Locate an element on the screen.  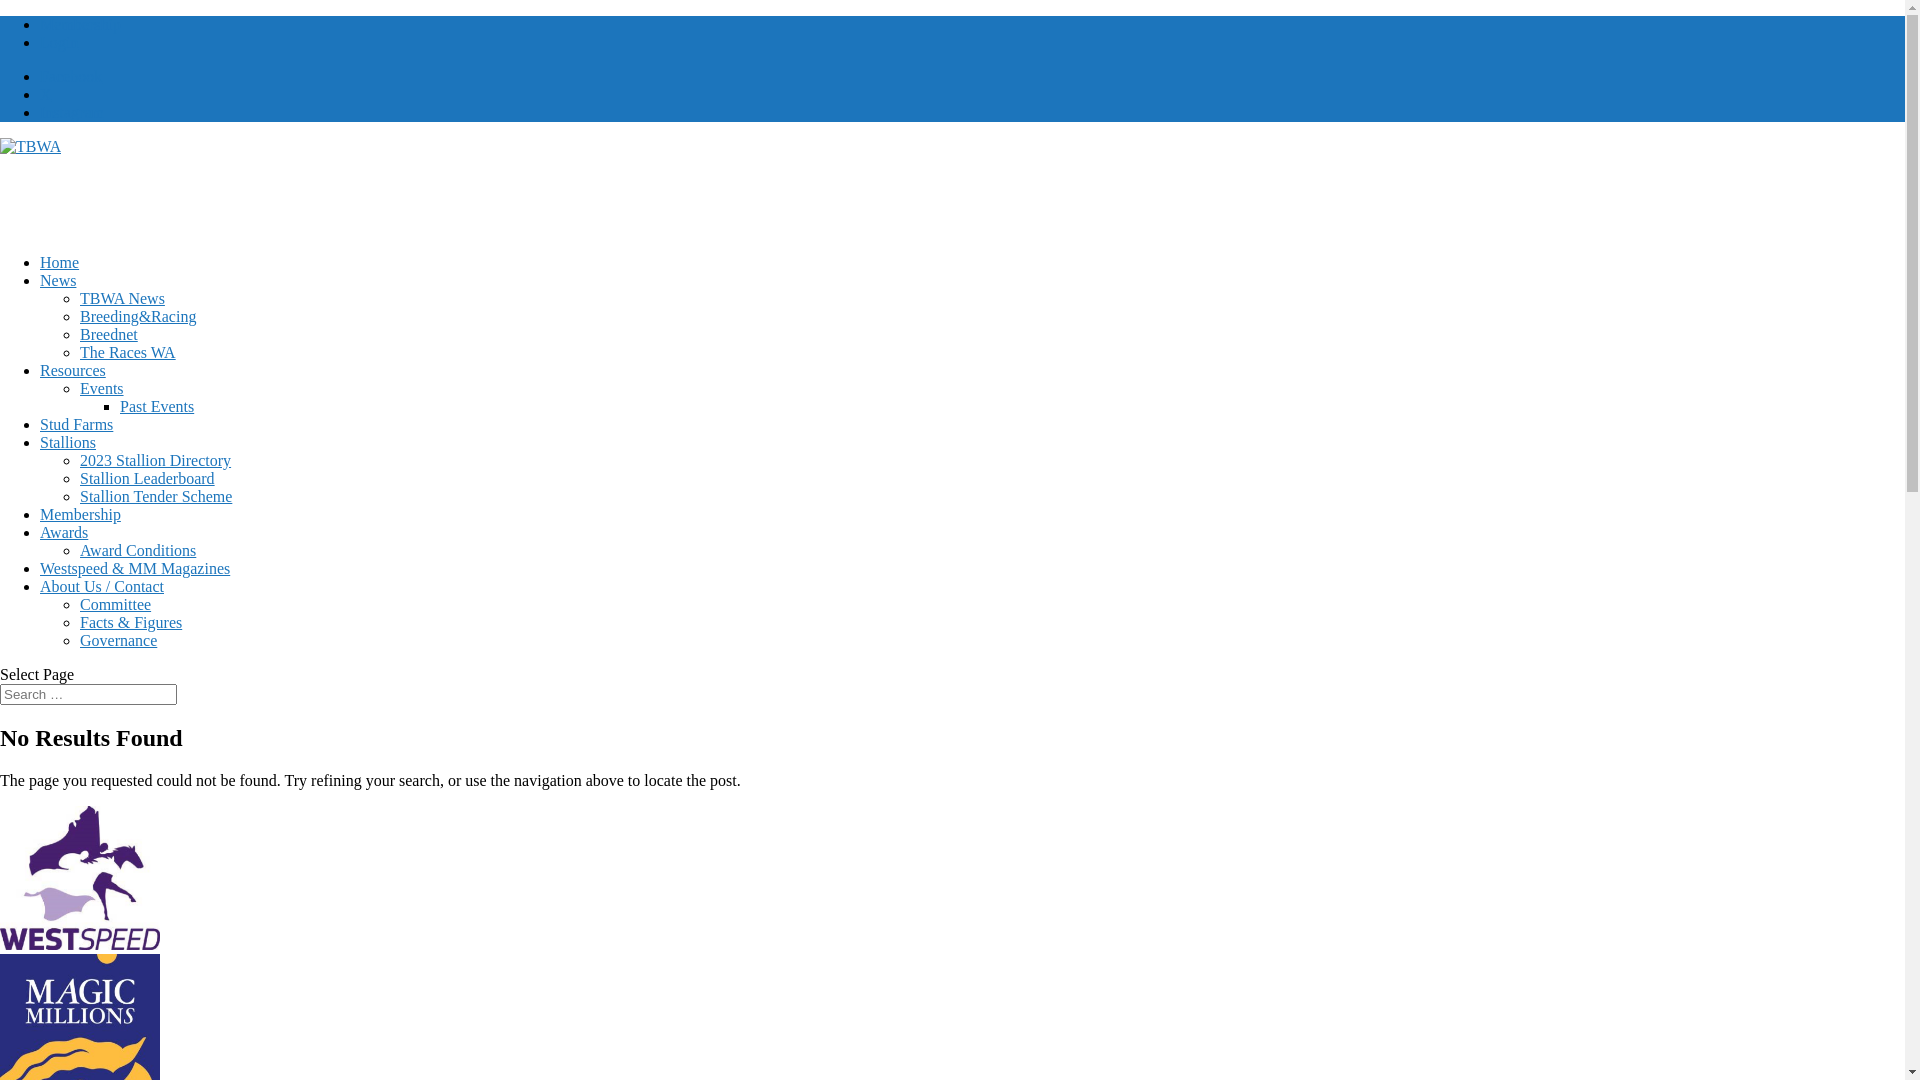
'Events' is located at coordinates (100, 388).